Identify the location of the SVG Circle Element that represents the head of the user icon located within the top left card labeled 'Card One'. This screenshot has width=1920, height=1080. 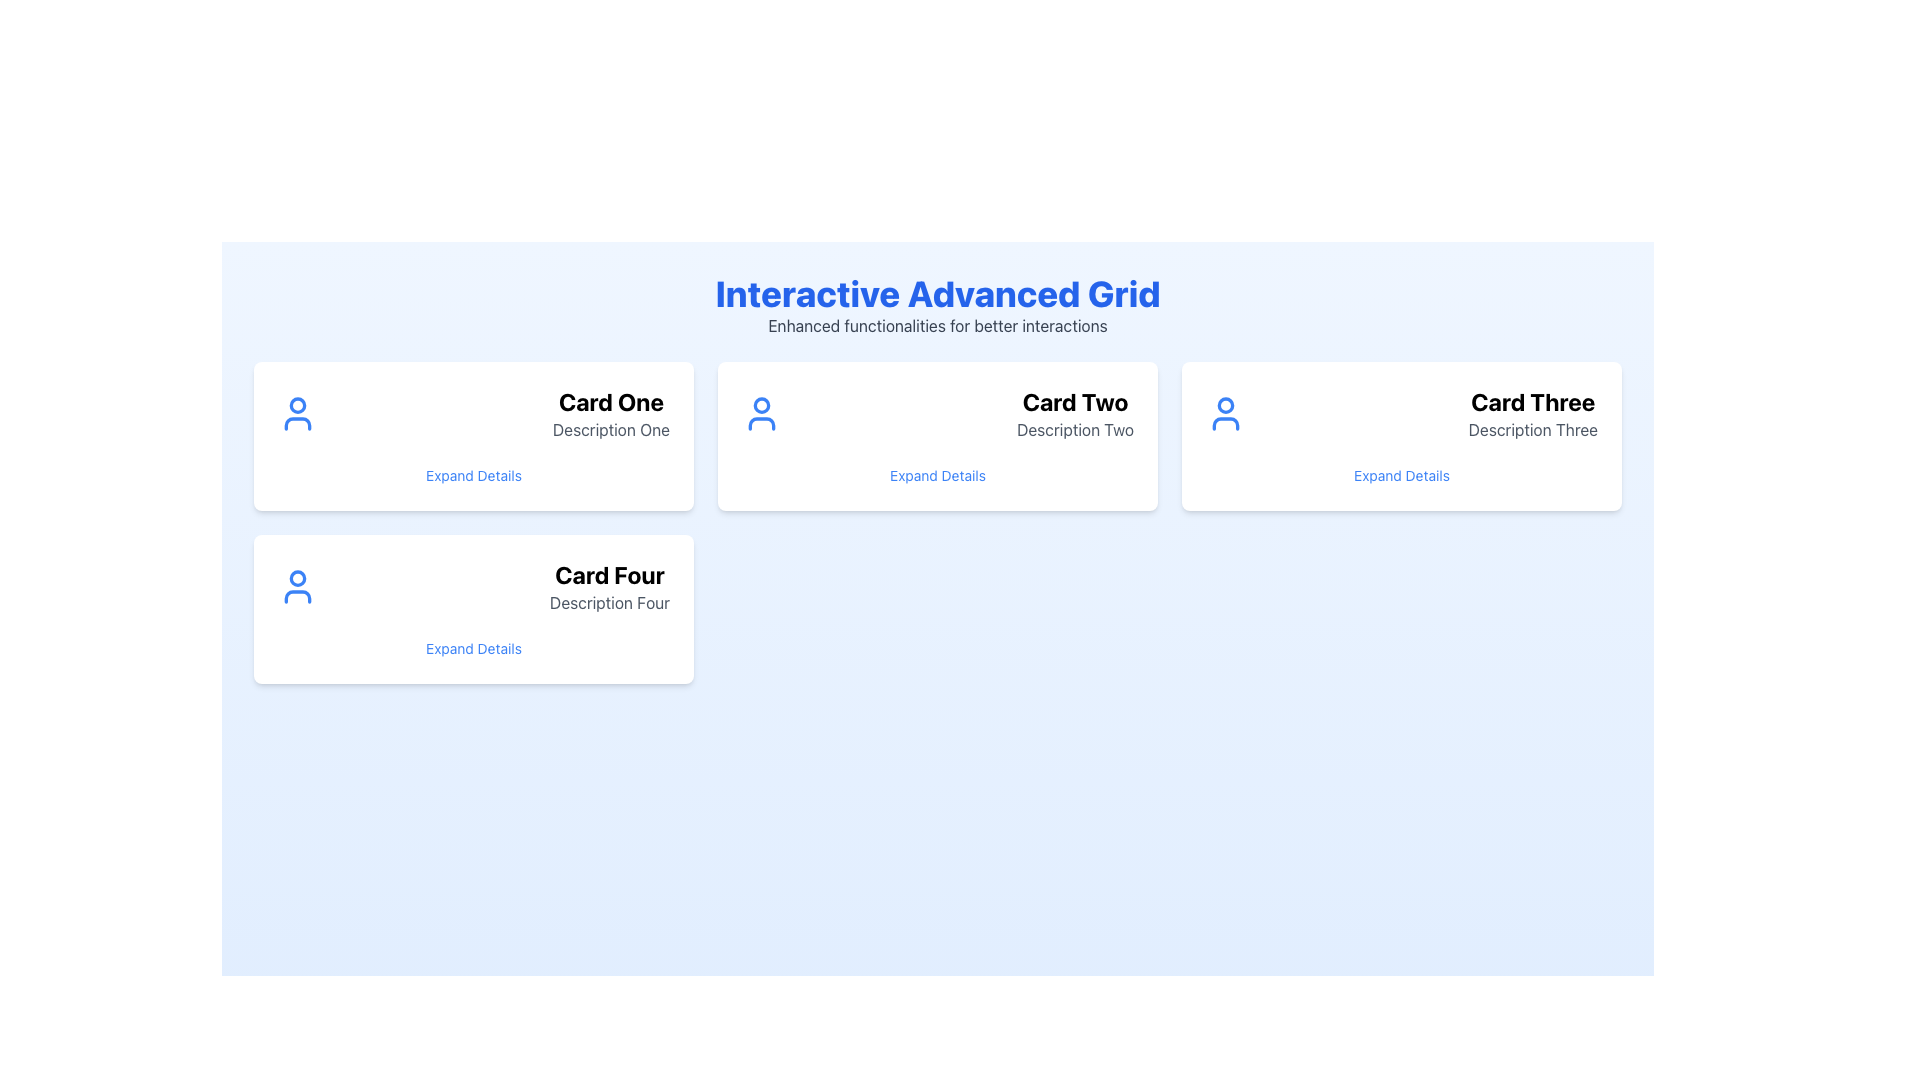
(296, 405).